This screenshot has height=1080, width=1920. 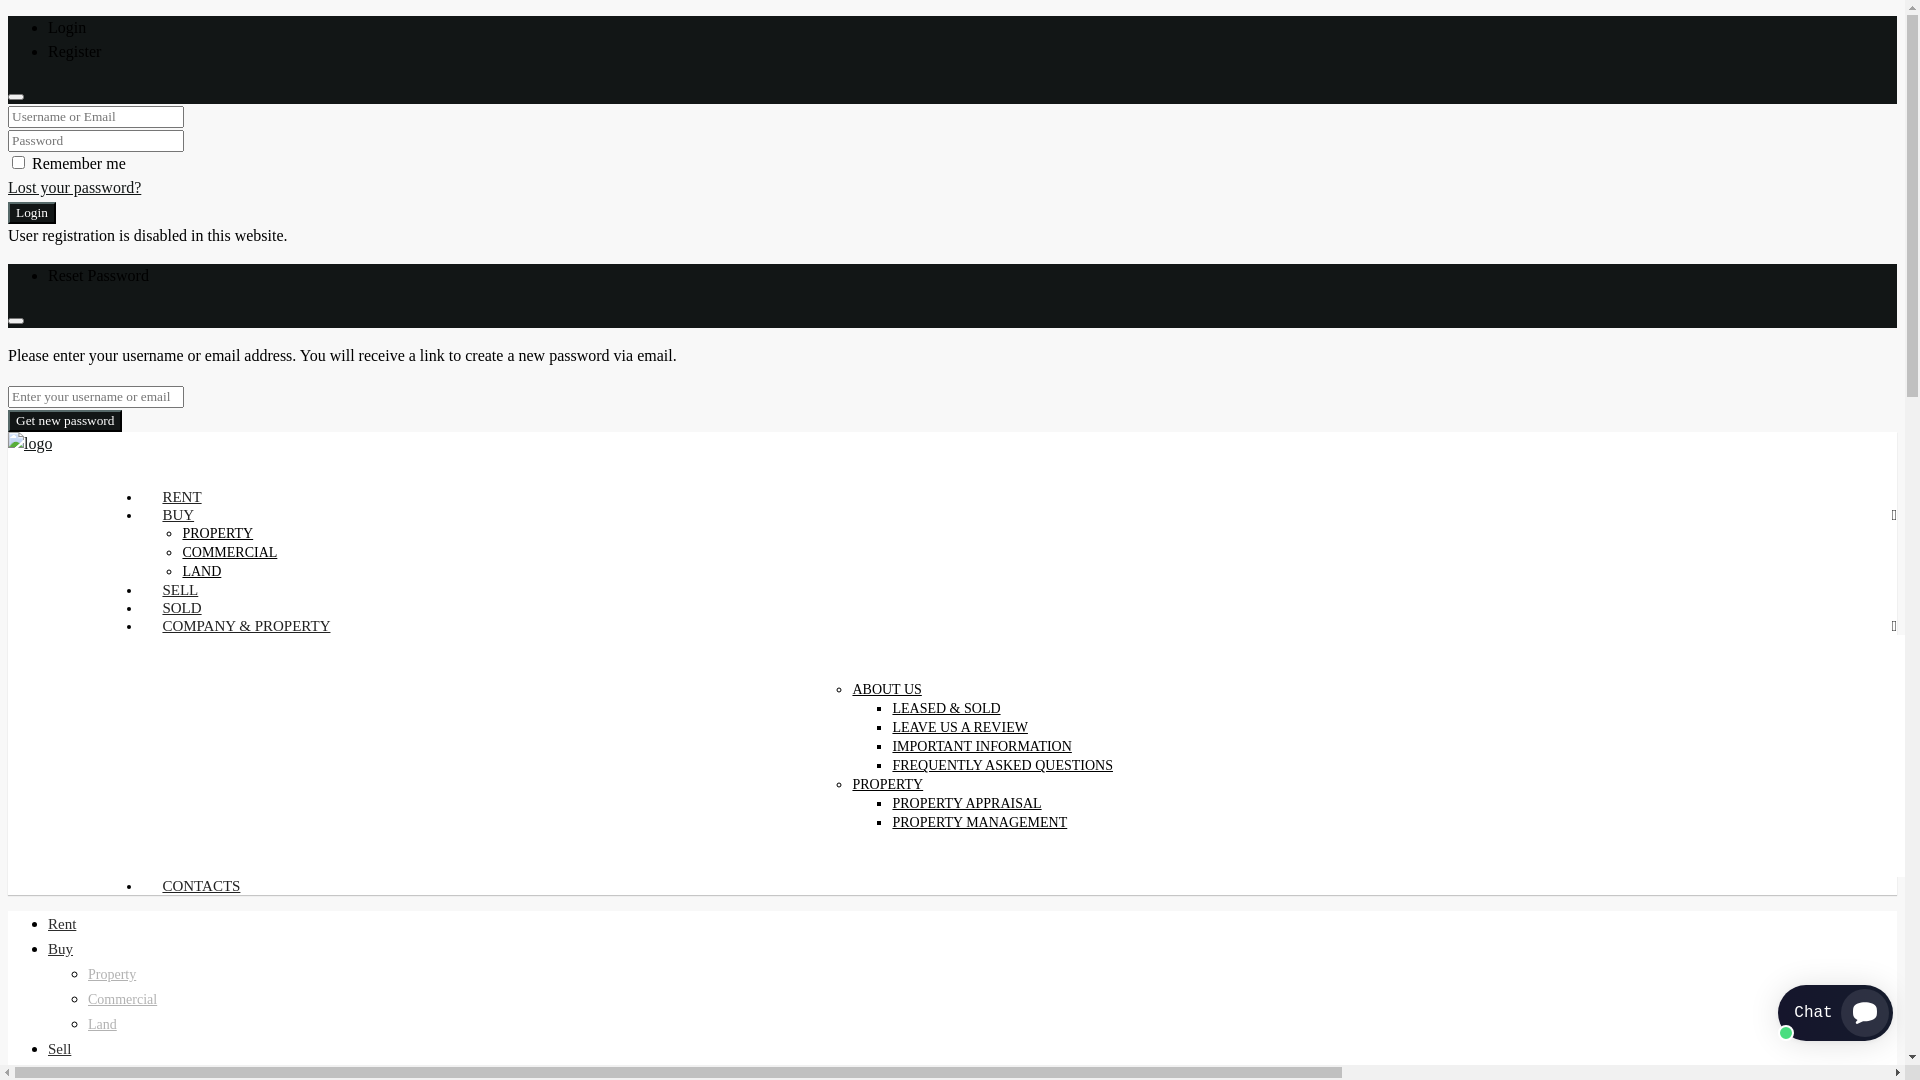 I want to click on 'ABOUT US', so click(x=885, y=688).